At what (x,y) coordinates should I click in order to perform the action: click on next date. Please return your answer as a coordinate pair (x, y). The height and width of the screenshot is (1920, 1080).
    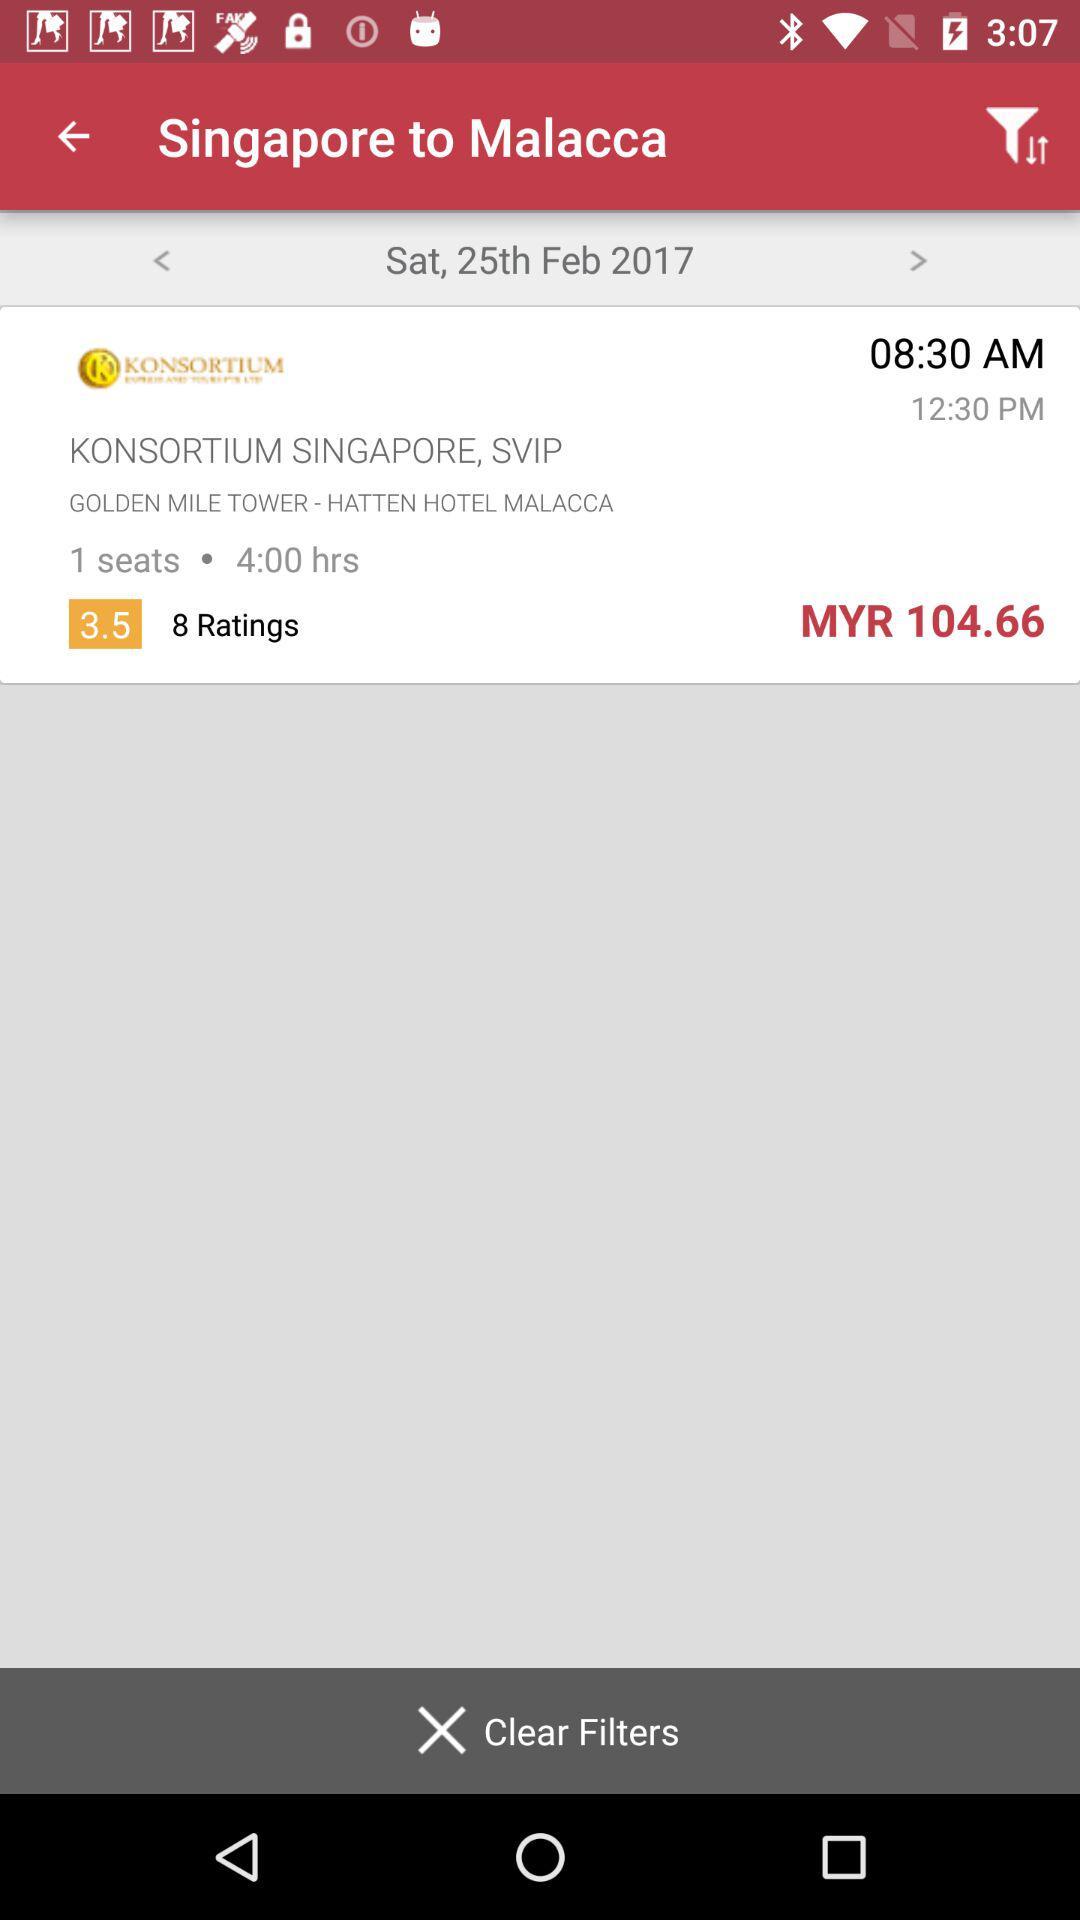
    Looking at the image, I should click on (918, 257).